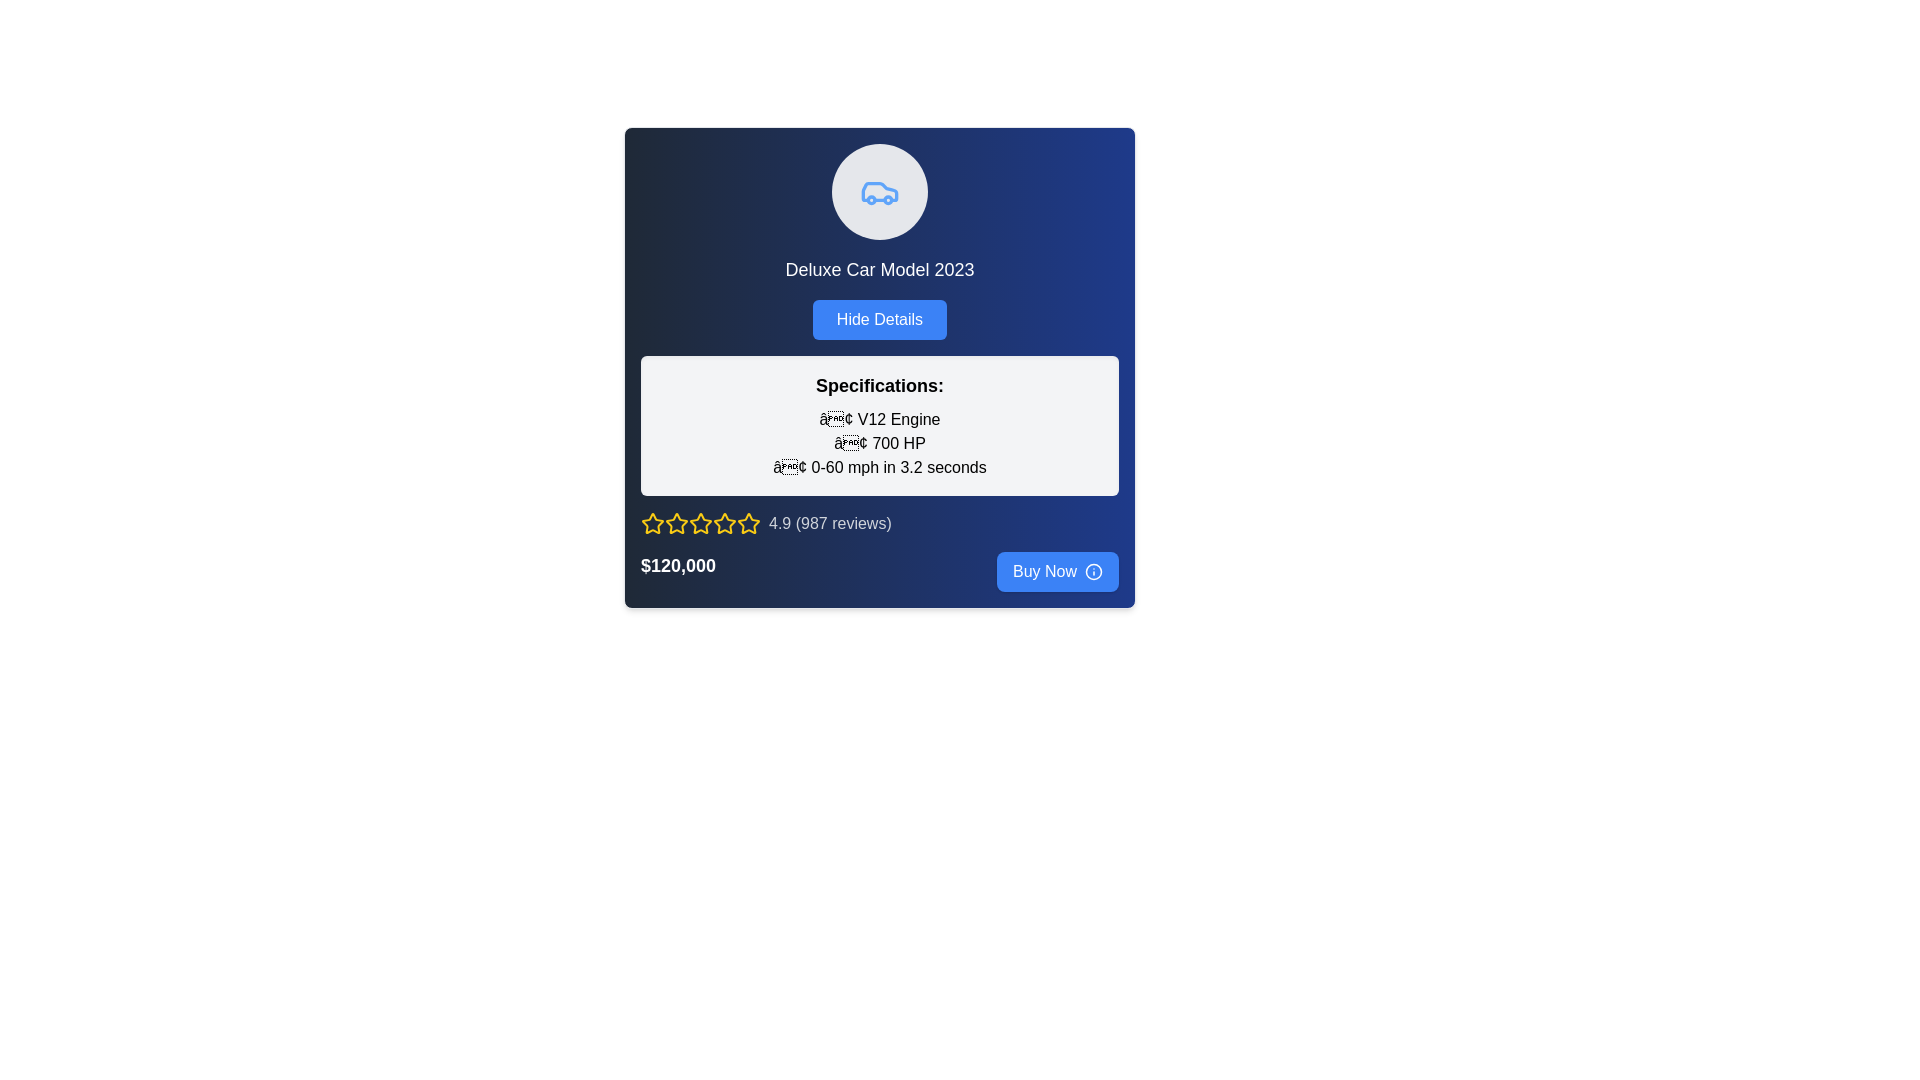 The image size is (1920, 1080). Describe the element at coordinates (1056, 571) in the screenshot. I see `the 'Buy Now' button, which is a rounded rectangular button with a blue background and white text, located at the bottom area of a blue card` at that location.